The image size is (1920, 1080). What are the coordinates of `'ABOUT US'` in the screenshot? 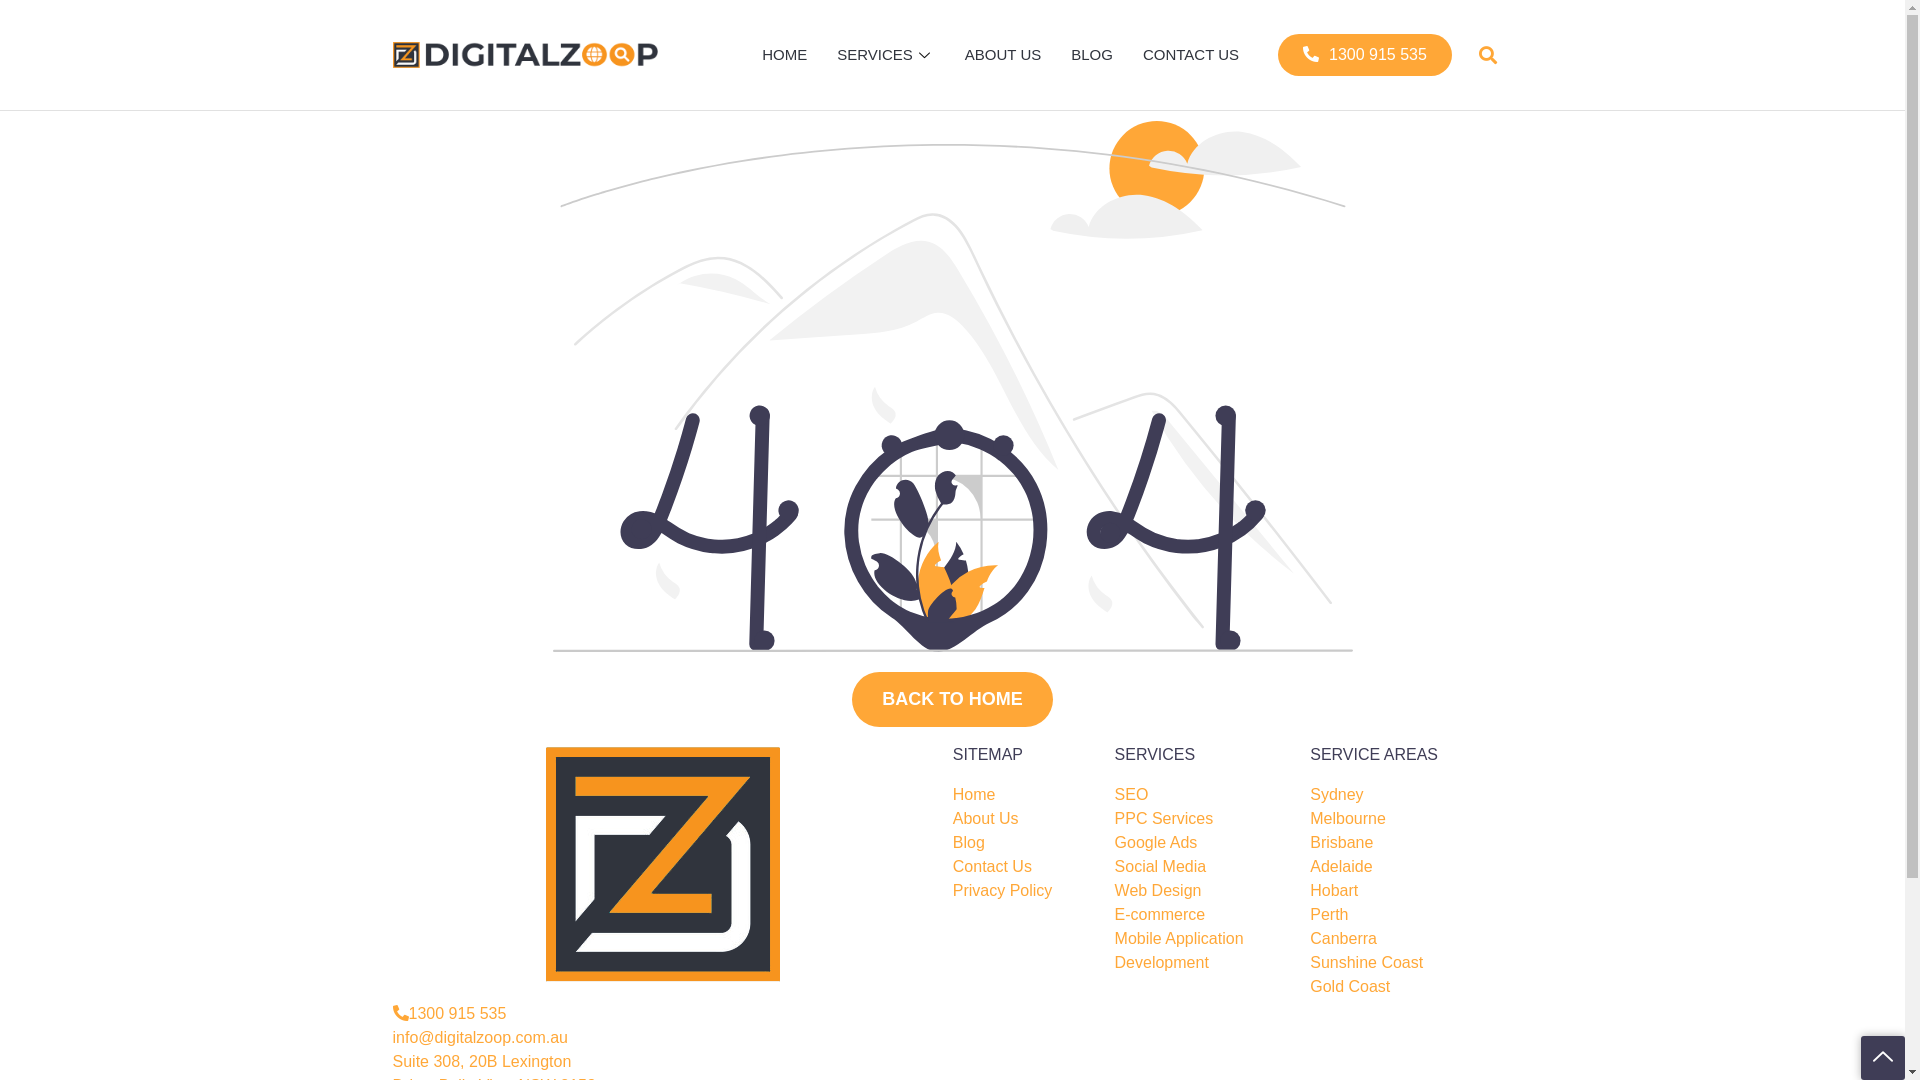 It's located at (1003, 53).